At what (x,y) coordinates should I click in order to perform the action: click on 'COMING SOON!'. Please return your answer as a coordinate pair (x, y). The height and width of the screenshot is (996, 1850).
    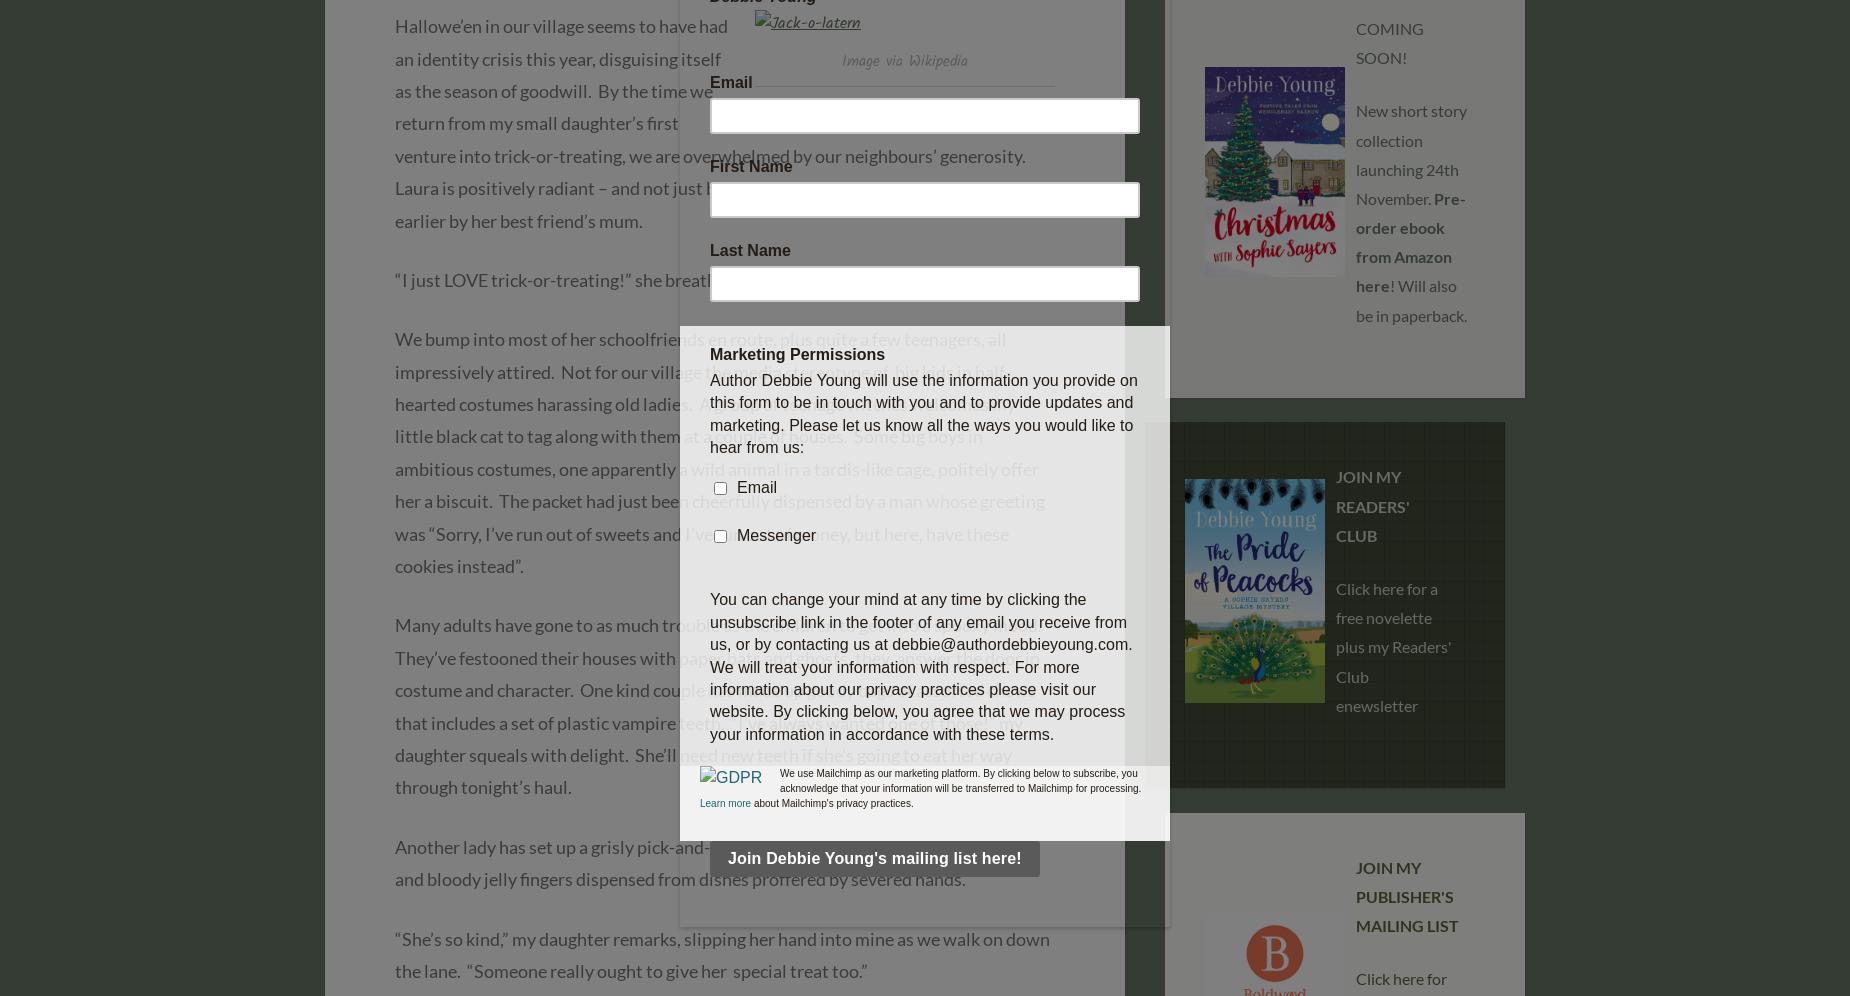
    Looking at the image, I should click on (1390, 42).